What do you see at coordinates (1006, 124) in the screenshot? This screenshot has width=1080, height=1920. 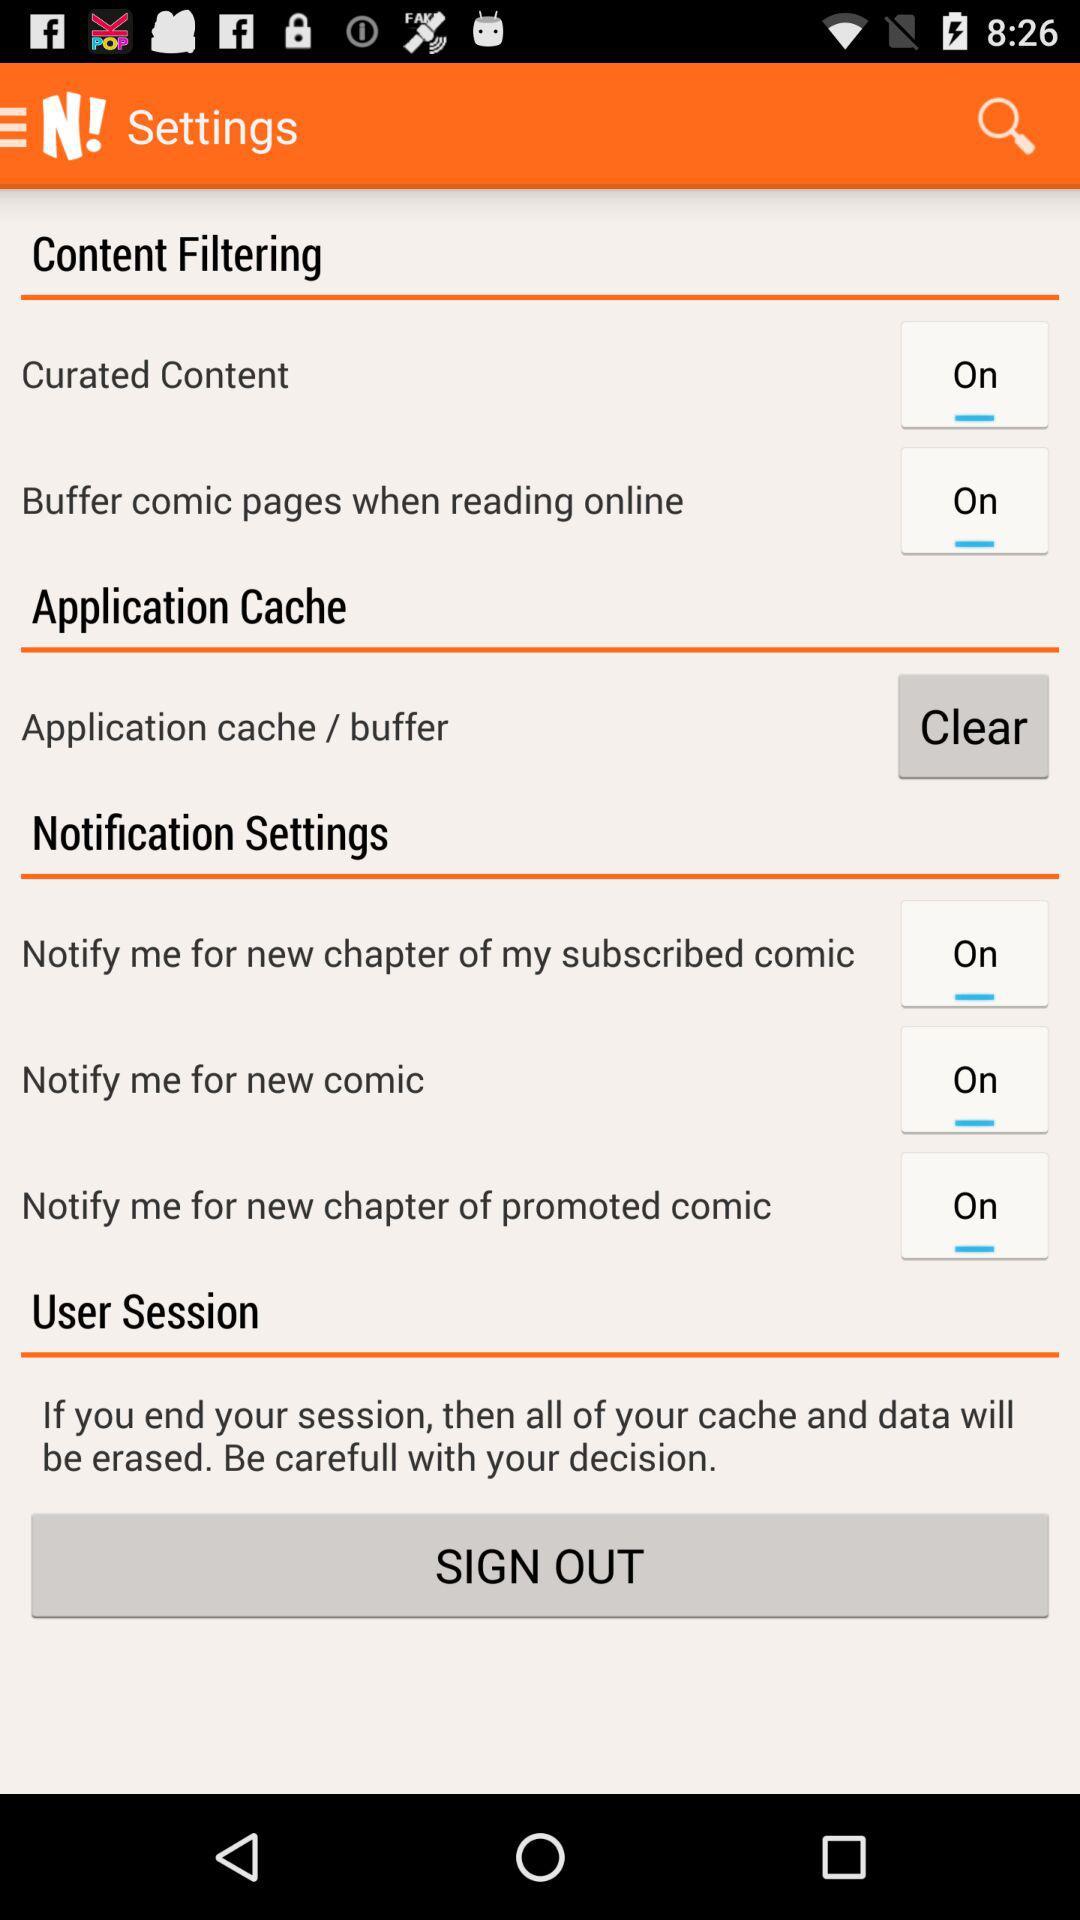 I see `icon above the content filtering` at bounding box center [1006, 124].